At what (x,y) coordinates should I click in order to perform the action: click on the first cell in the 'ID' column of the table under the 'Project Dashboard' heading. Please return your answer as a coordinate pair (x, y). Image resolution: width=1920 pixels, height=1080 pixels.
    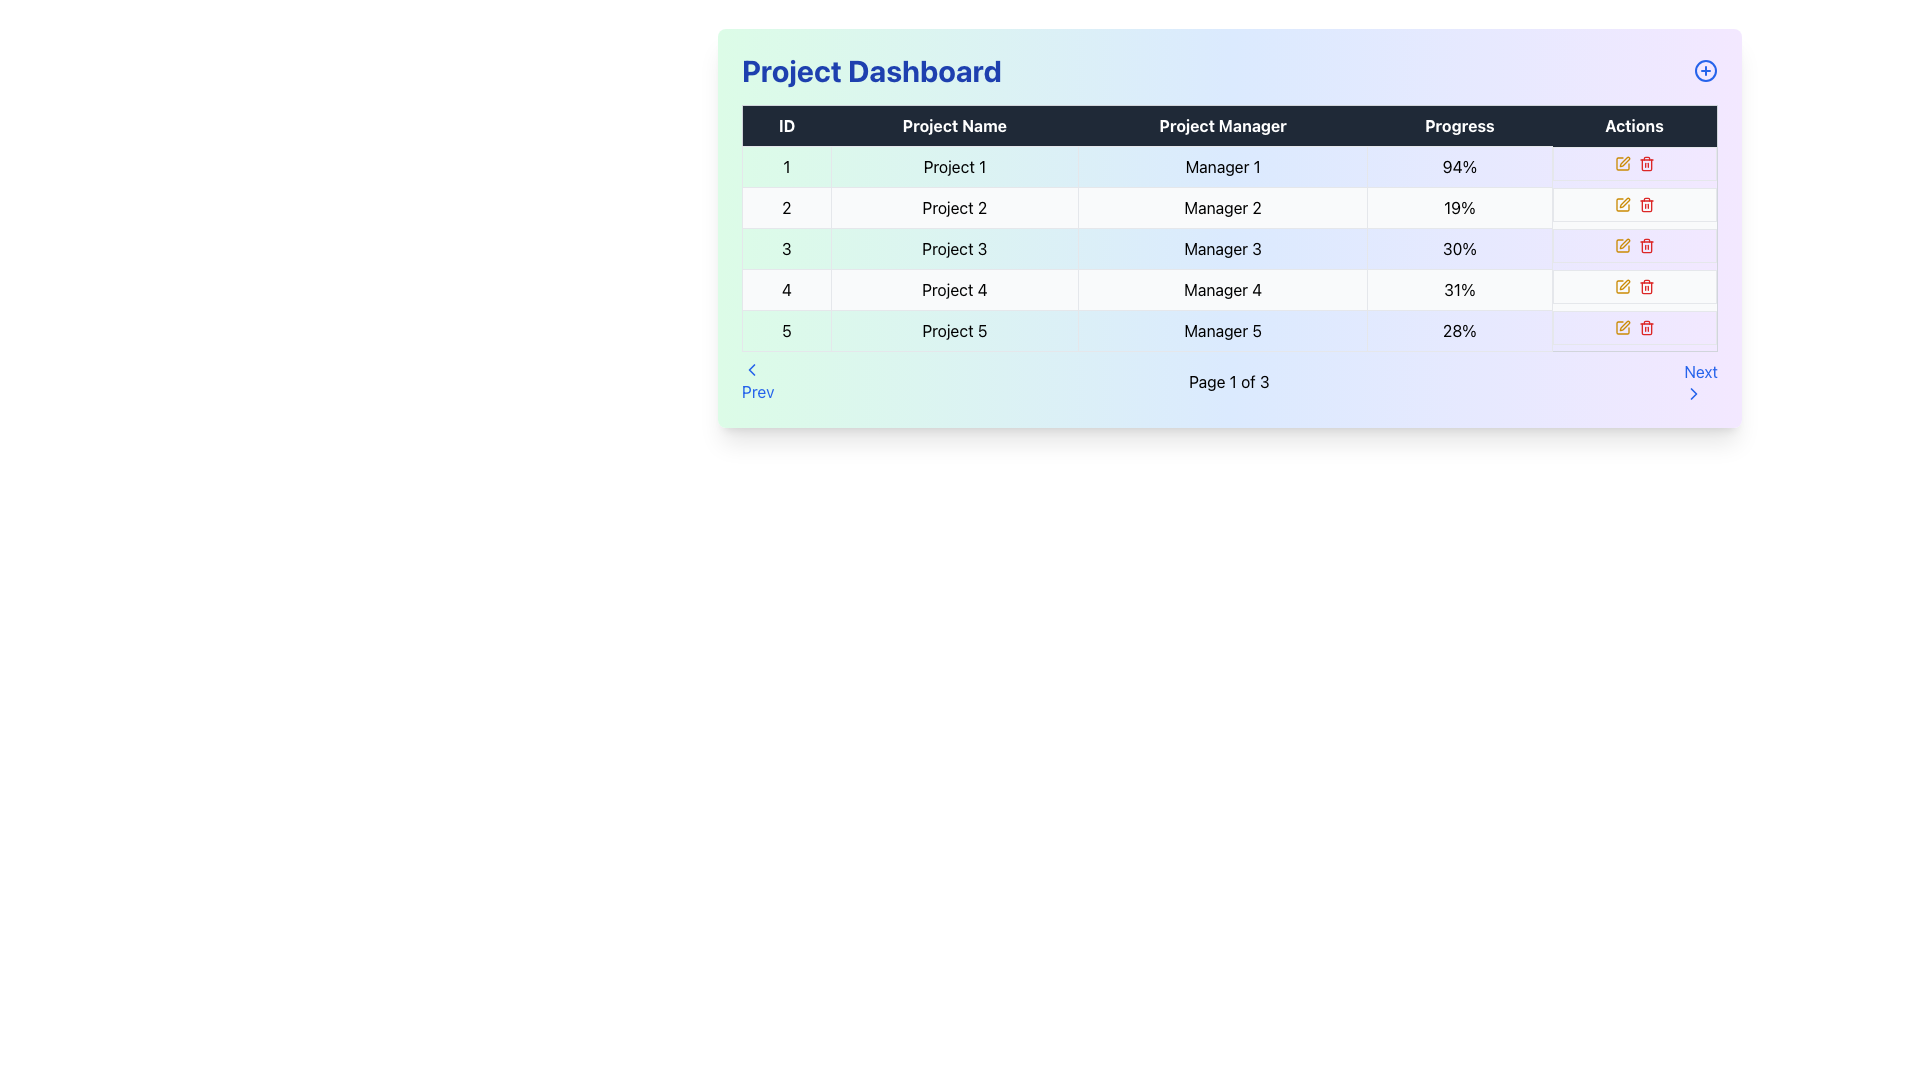
    Looking at the image, I should click on (785, 165).